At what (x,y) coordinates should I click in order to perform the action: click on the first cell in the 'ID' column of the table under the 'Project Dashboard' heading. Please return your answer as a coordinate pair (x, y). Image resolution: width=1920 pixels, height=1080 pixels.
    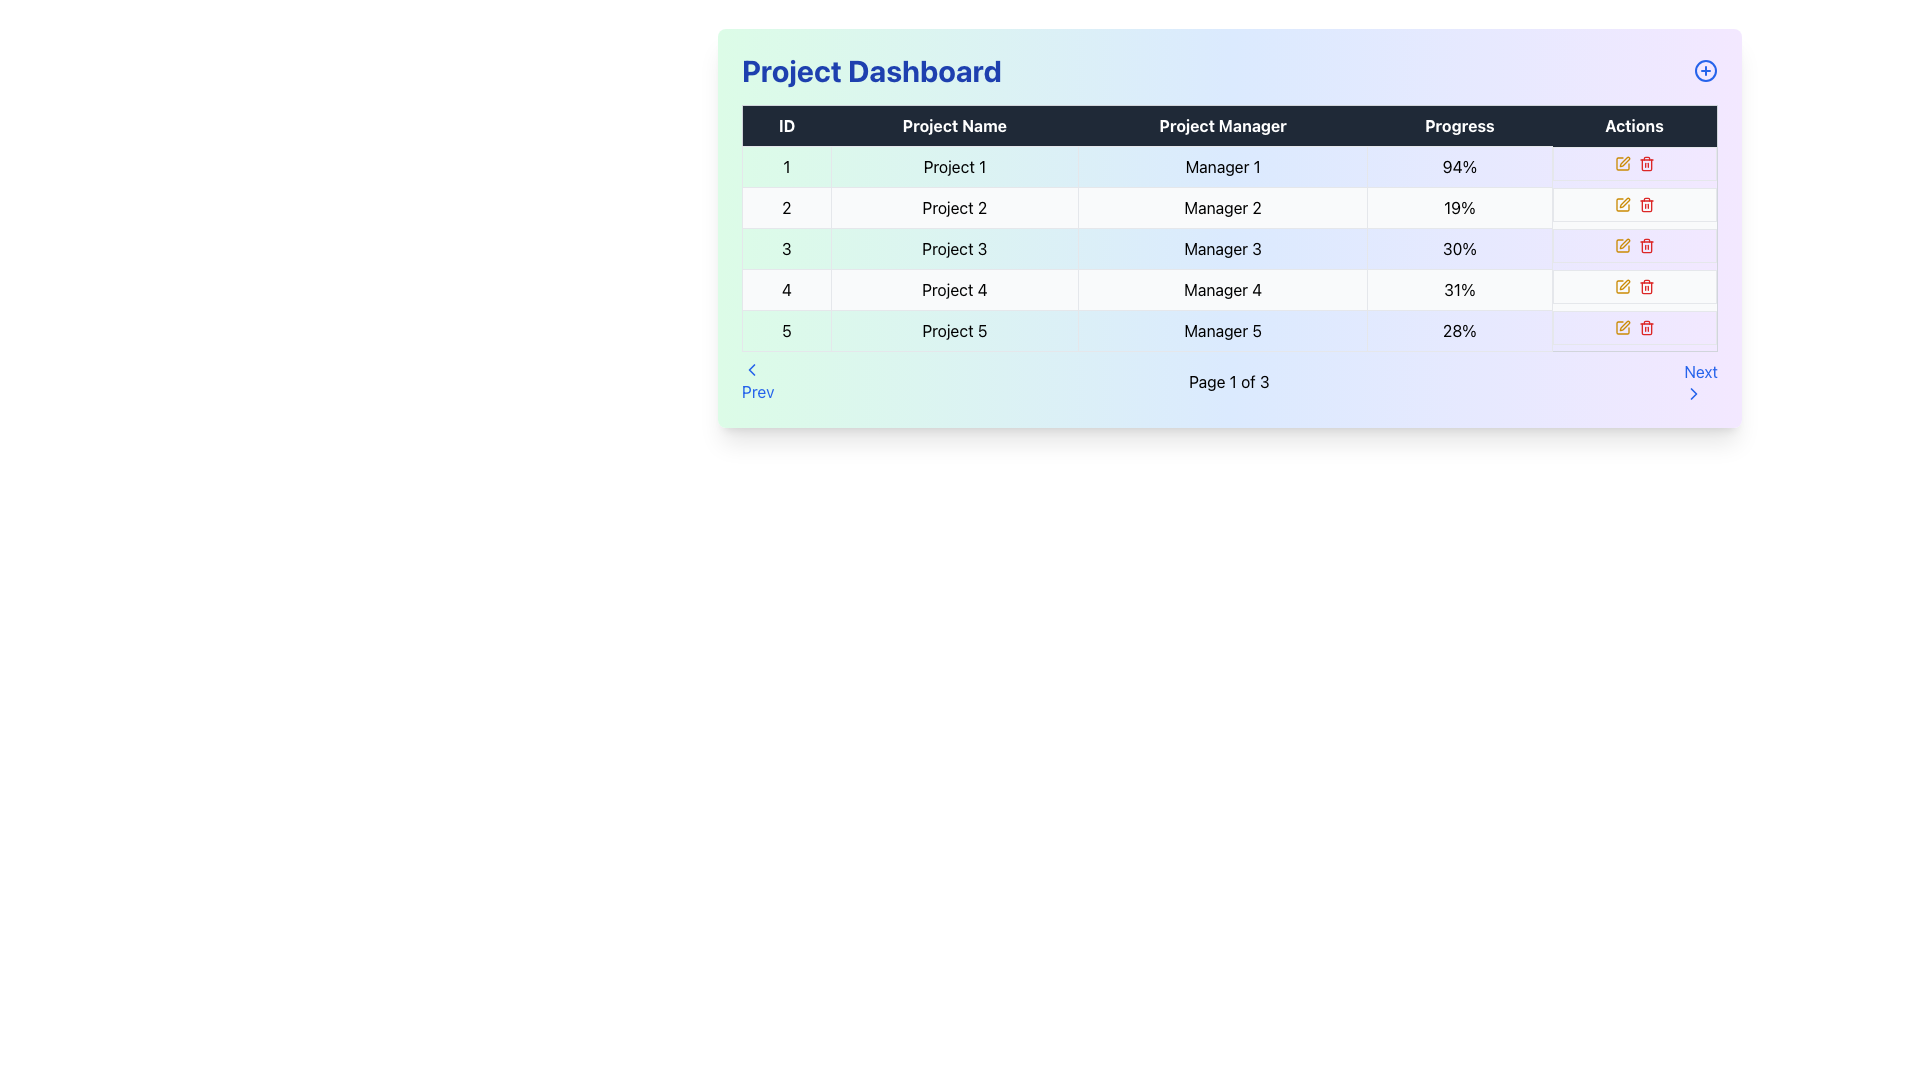
    Looking at the image, I should click on (785, 165).